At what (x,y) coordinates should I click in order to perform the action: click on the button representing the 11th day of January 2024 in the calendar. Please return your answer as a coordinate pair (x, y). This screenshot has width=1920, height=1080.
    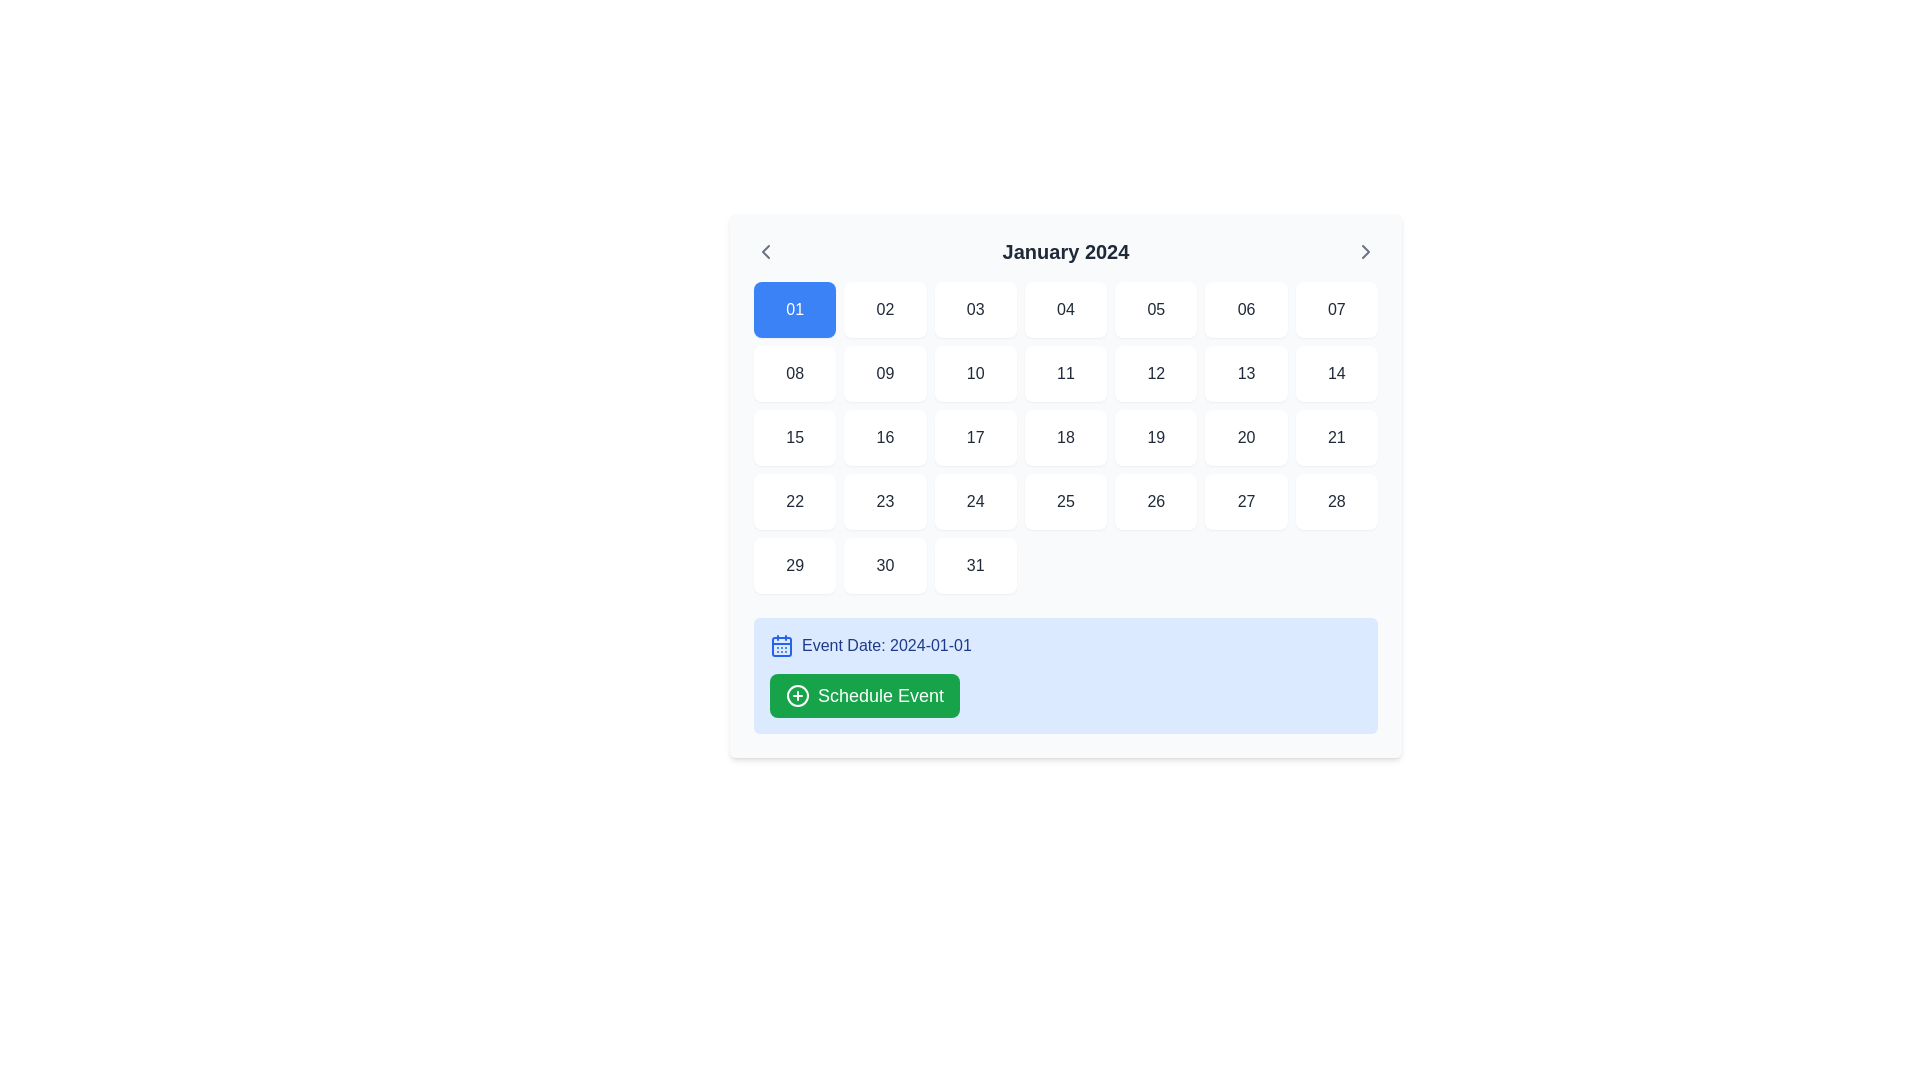
    Looking at the image, I should click on (1064, 374).